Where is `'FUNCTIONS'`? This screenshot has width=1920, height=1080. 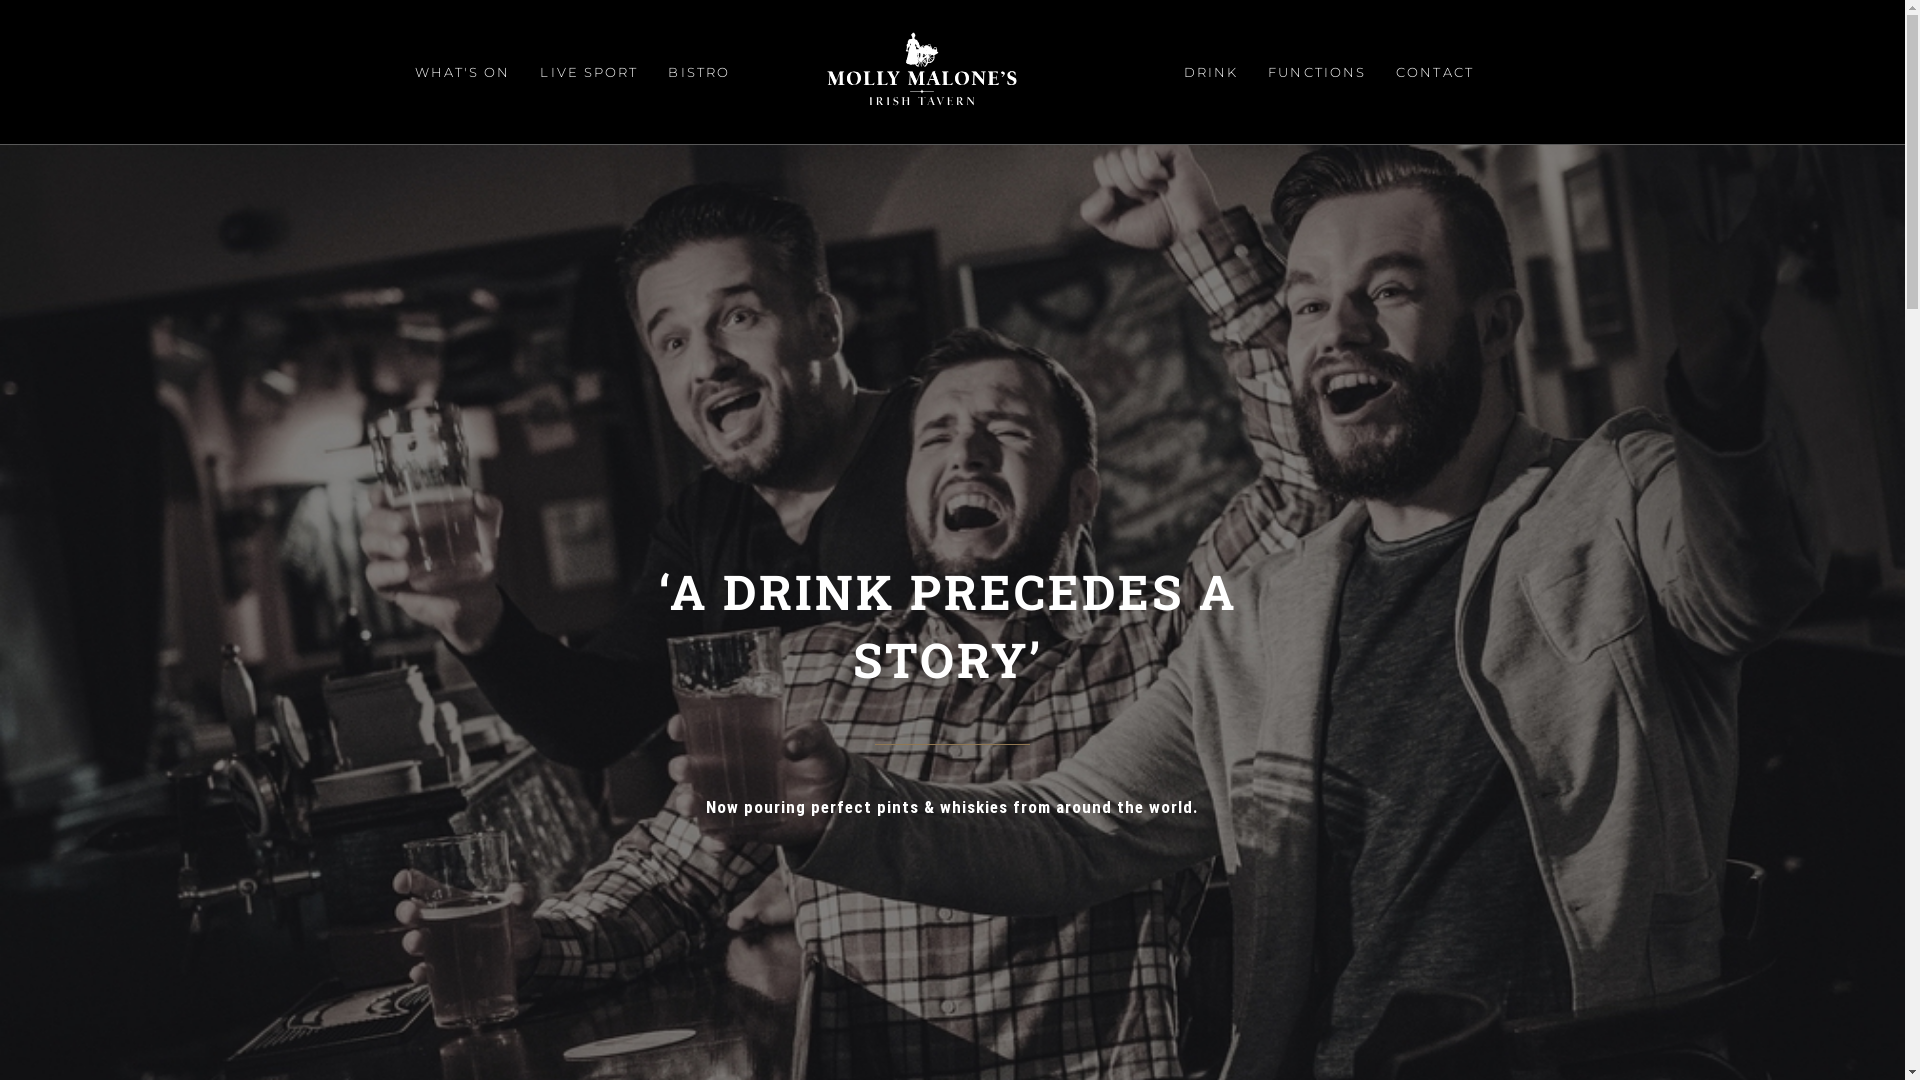
'FUNCTIONS' is located at coordinates (1316, 71).